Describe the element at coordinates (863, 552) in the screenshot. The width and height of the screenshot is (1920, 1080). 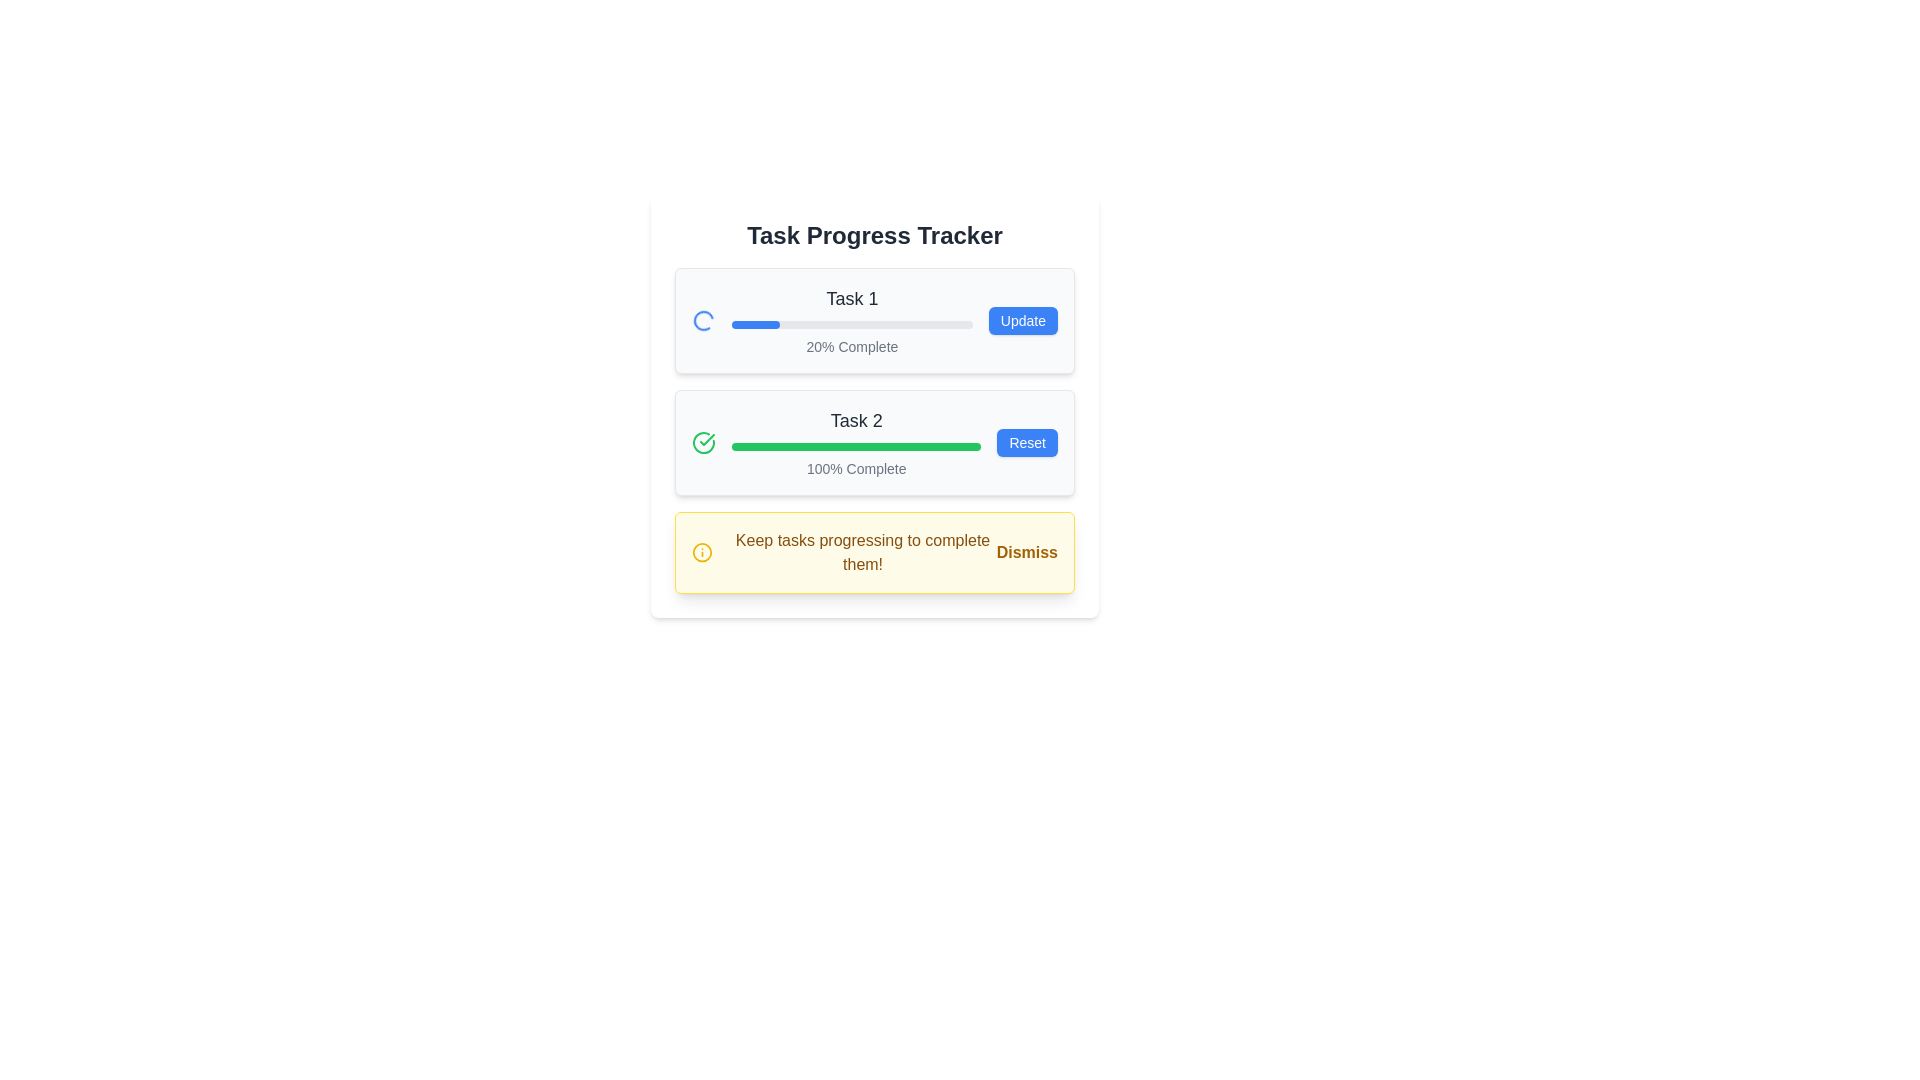
I see `the informational text displaying 'Keep tasks progressing to complete them!' which is centrally located in the notification banner` at that location.